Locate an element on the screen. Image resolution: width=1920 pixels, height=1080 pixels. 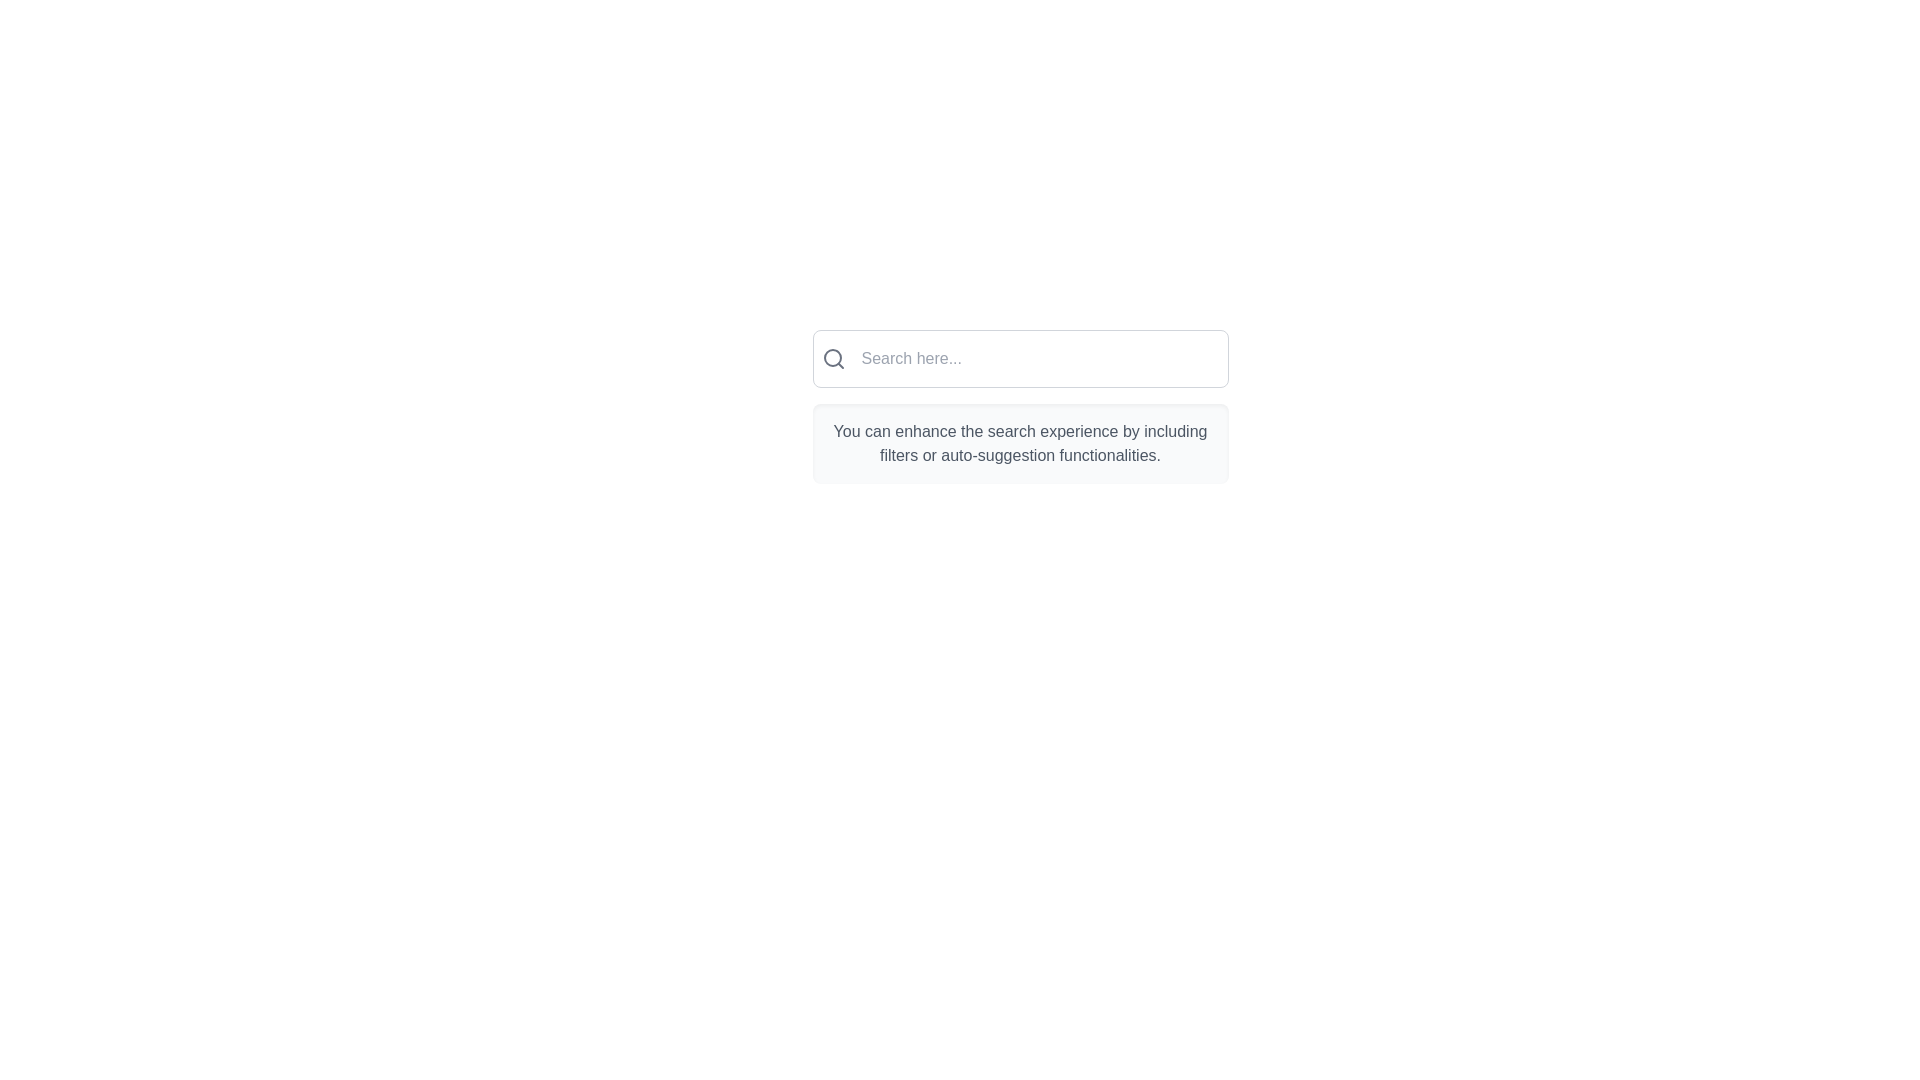
the gray magnifying glass icon located at the leftmost side of the search bar, preceding the input field with the placeholder text 'Search here...' is located at coordinates (833, 357).